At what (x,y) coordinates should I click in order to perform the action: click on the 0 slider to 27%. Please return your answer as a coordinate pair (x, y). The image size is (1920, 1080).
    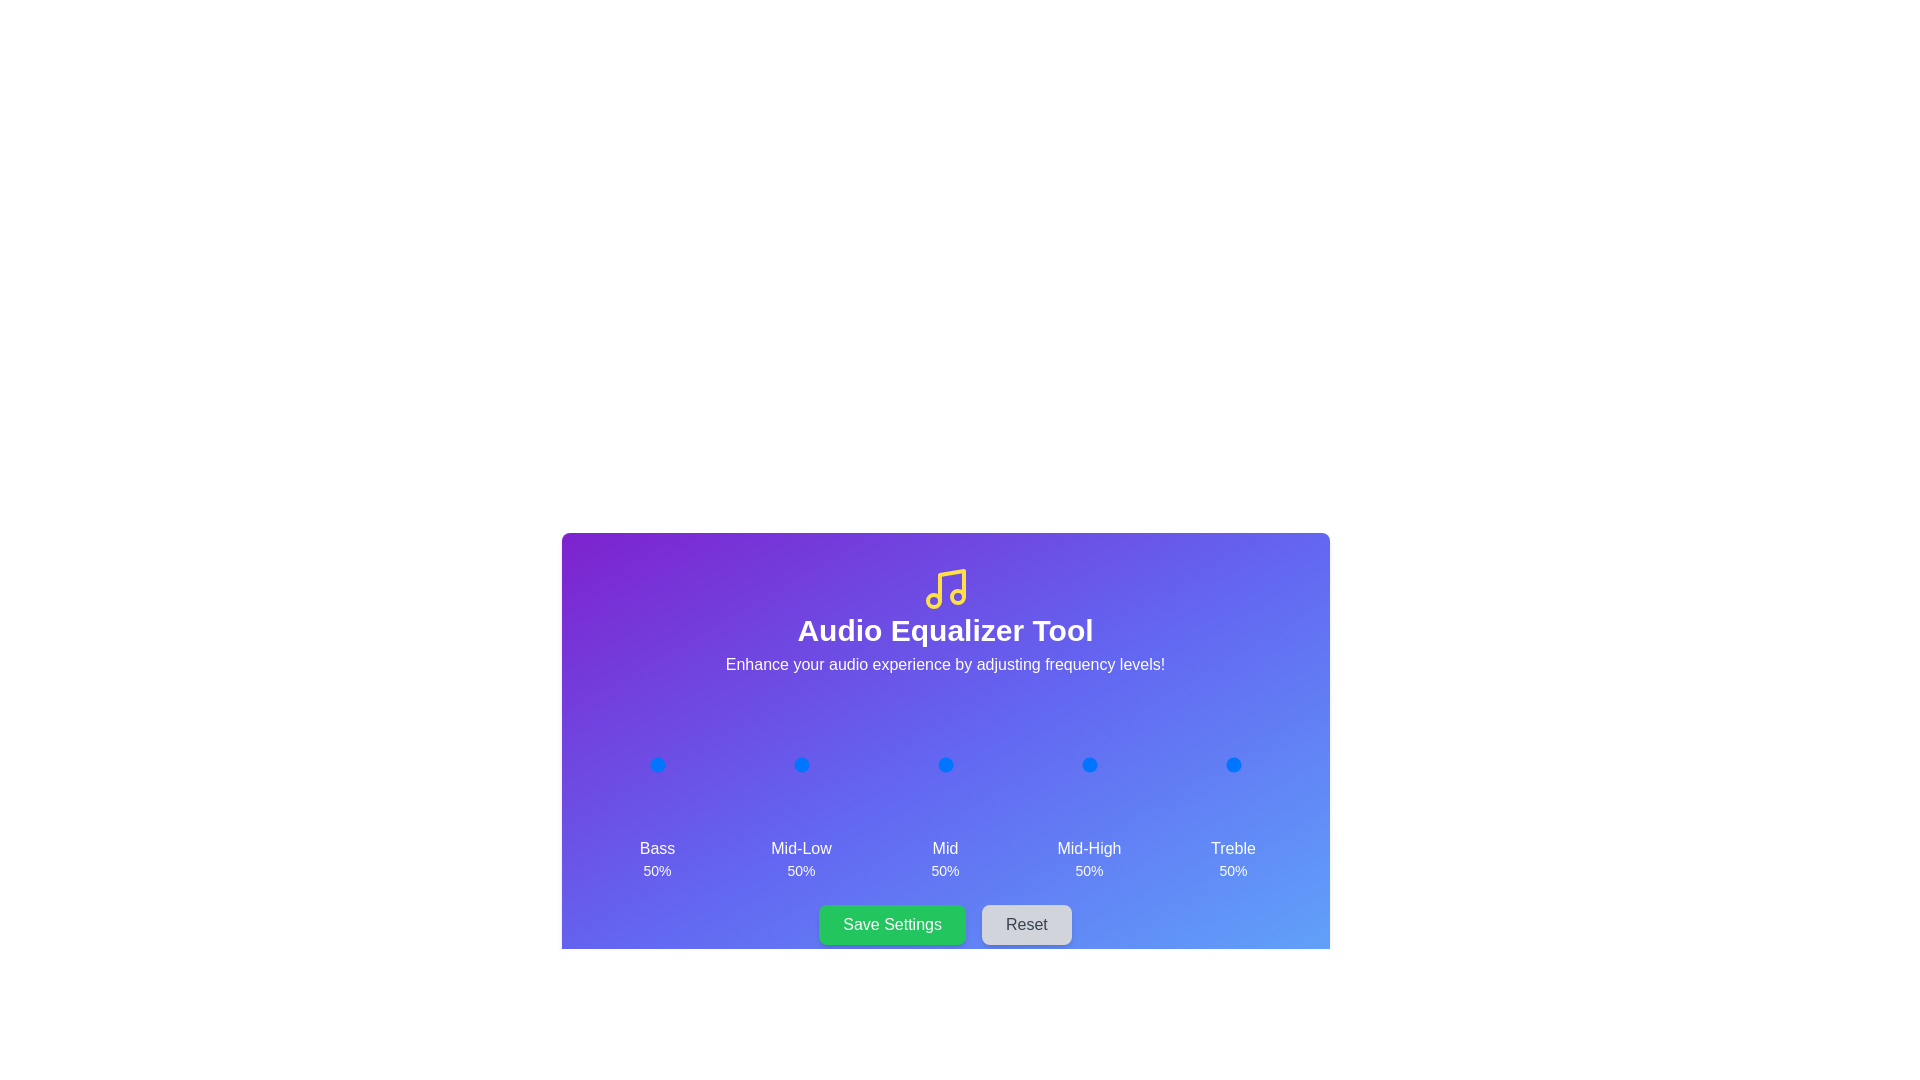
    Looking at the image, I should click on (642, 764).